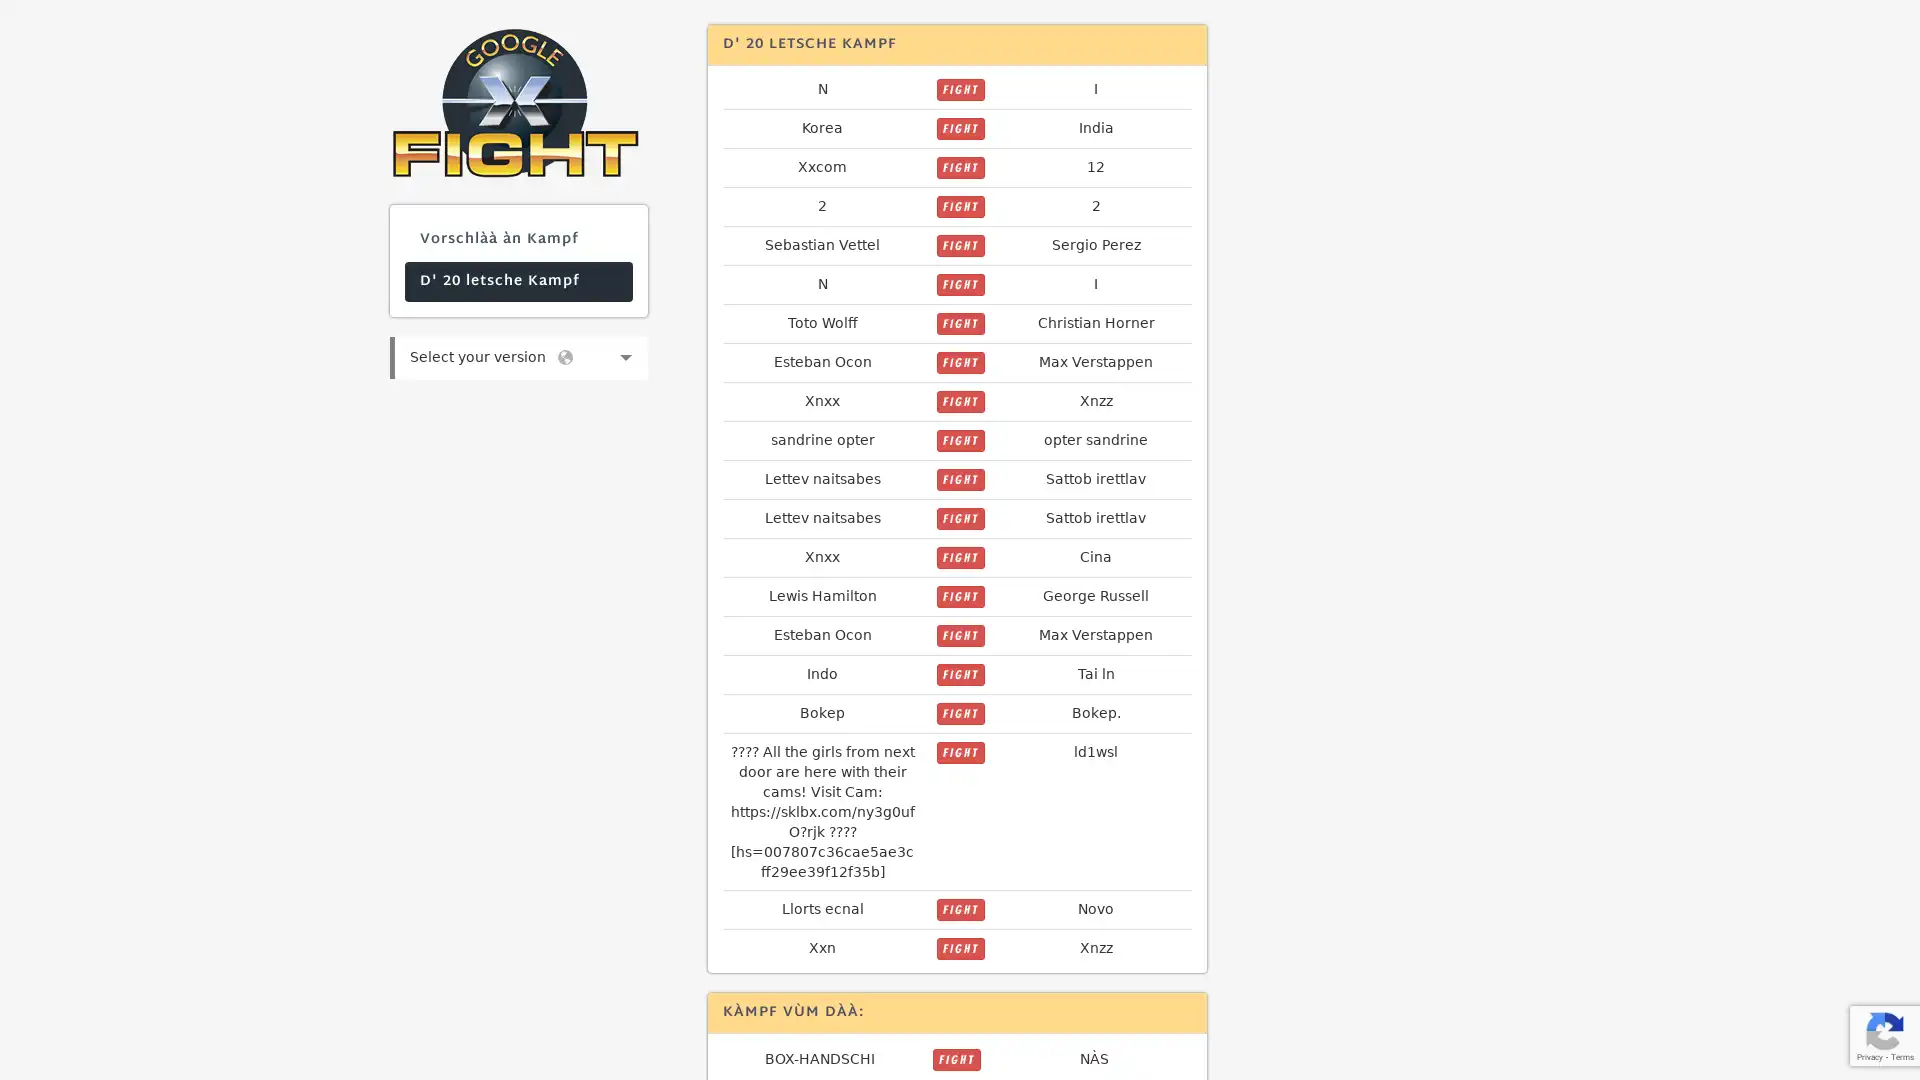 Image resolution: width=1920 pixels, height=1080 pixels. What do you see at coordinates (960, 88) in the screenshot?
I see `FIGHT` at bounding box center [960, 88].